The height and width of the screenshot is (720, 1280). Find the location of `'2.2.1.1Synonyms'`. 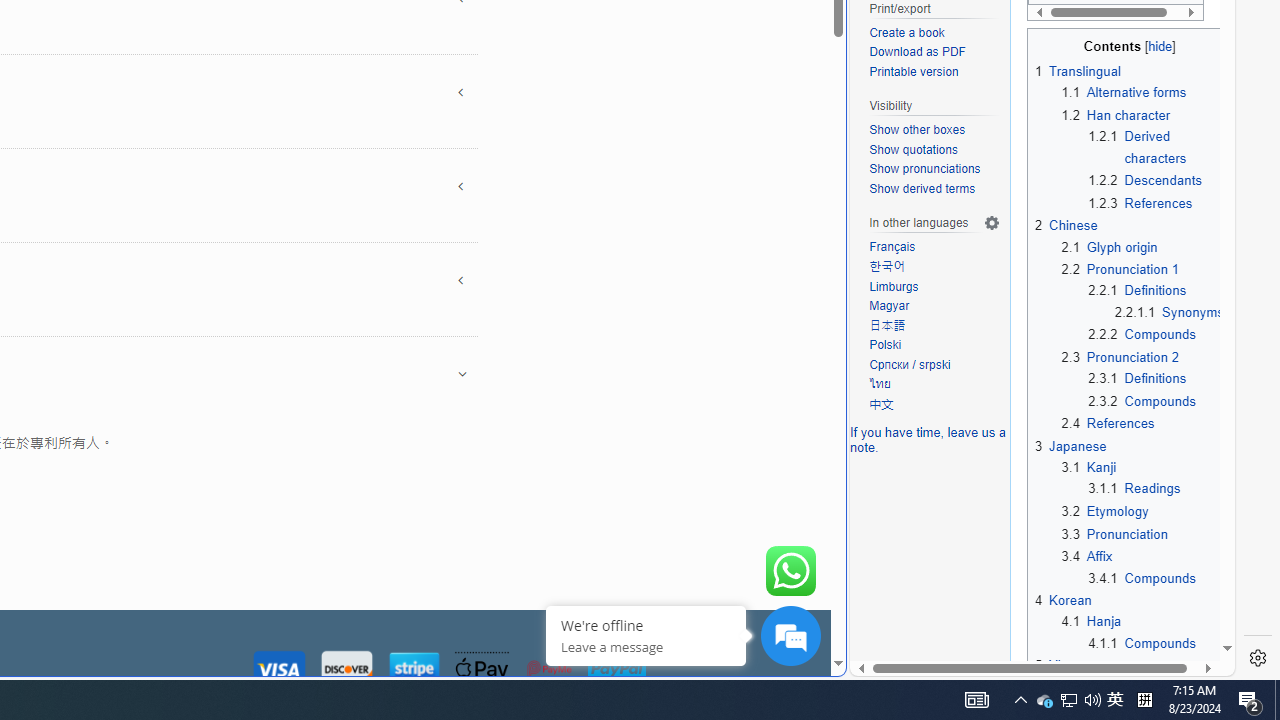

'2.2.1.1Synonyms' is located at coordinates (1169, 312).